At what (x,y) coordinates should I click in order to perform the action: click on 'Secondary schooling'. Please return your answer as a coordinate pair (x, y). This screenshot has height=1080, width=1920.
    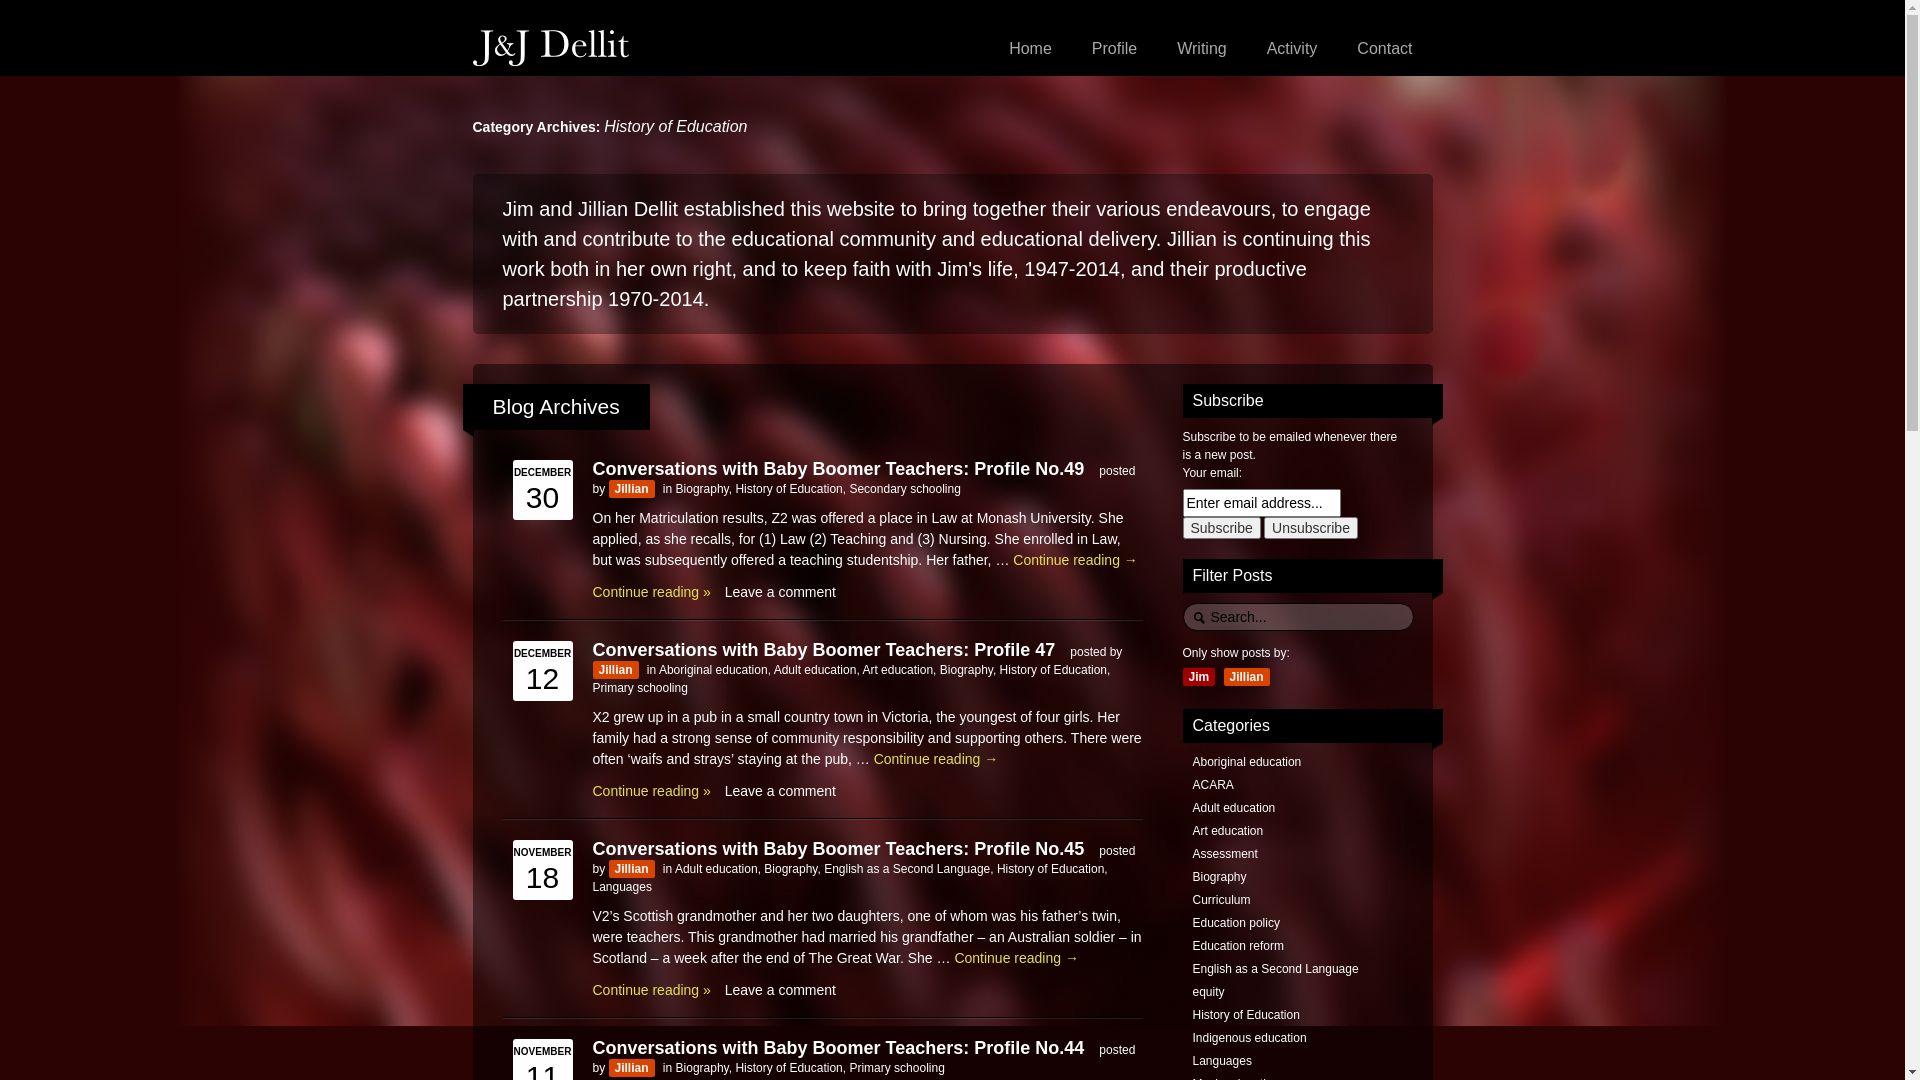
    Looking at the image, I should click on (903, 489).